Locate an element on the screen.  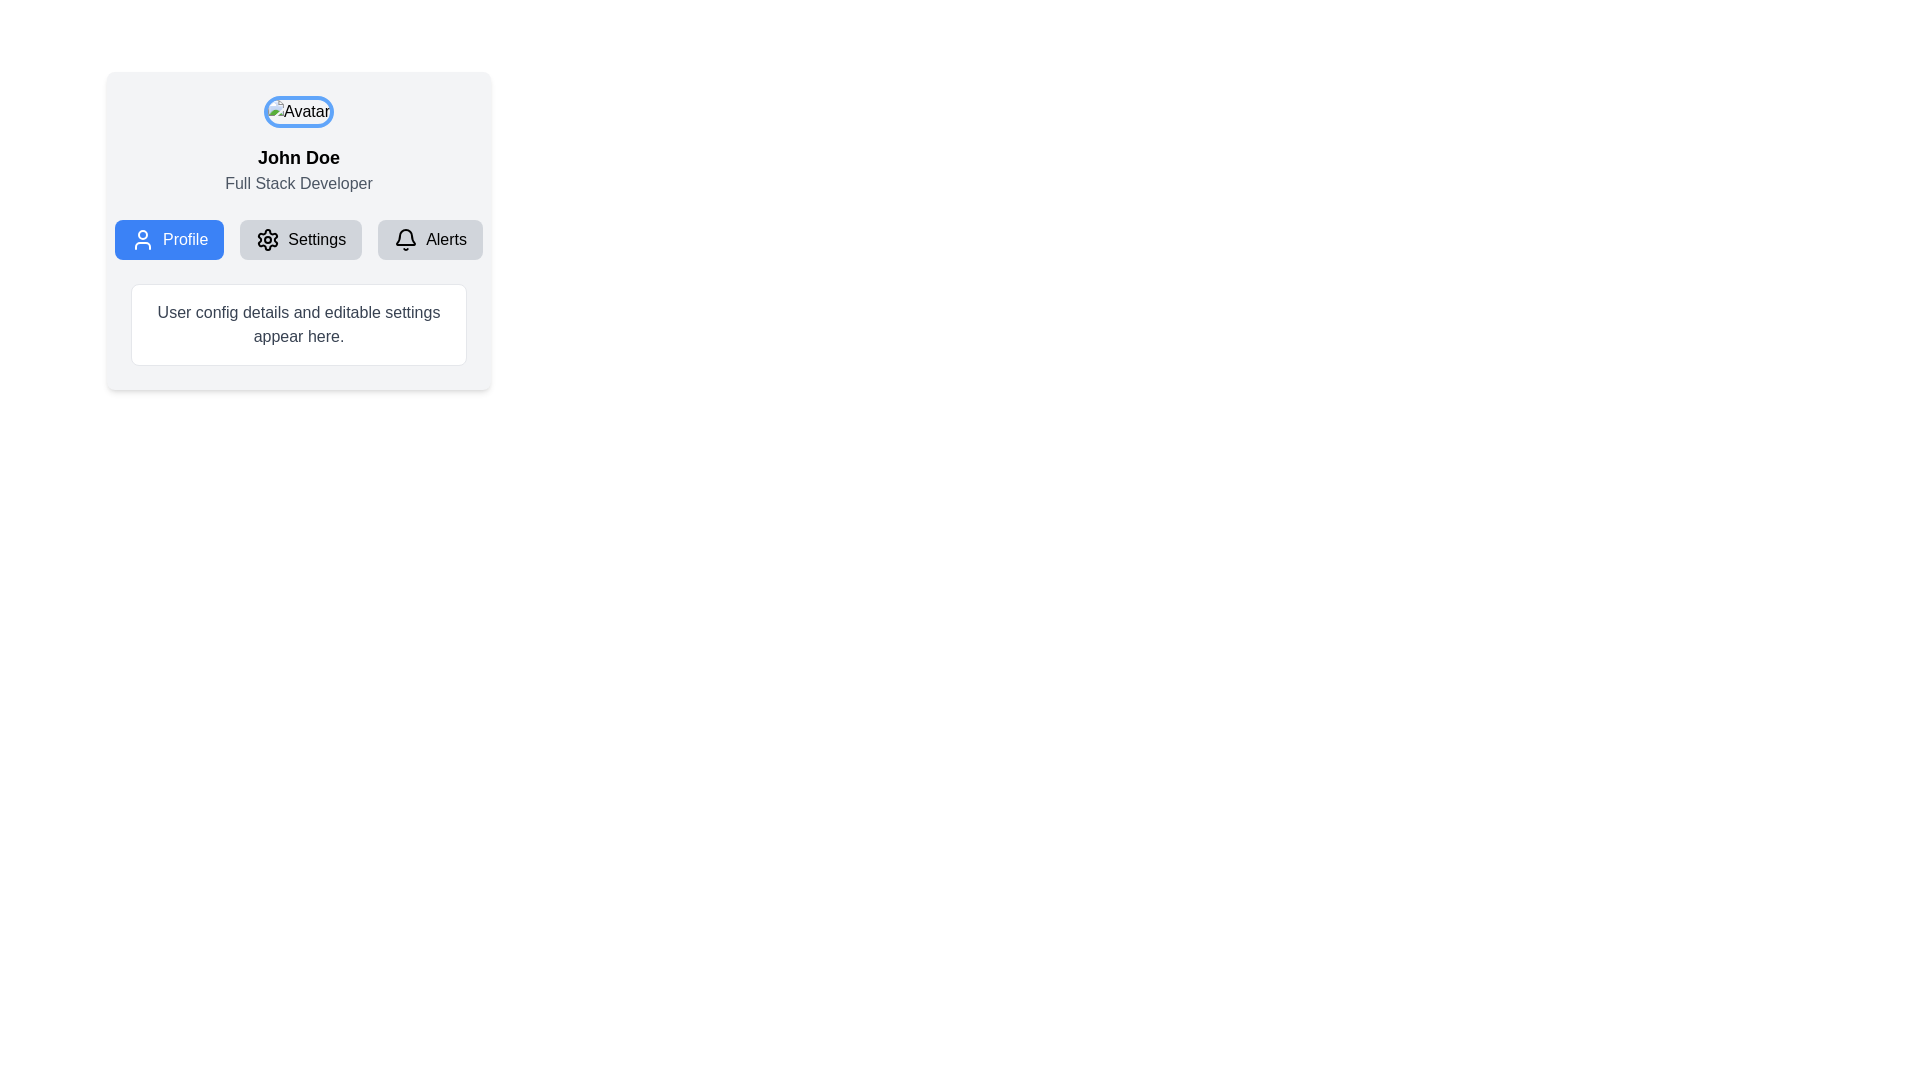
the 'Profile' text label within the blue button, which is part of a button group located below the user information section is located at coordinates (185, 238).